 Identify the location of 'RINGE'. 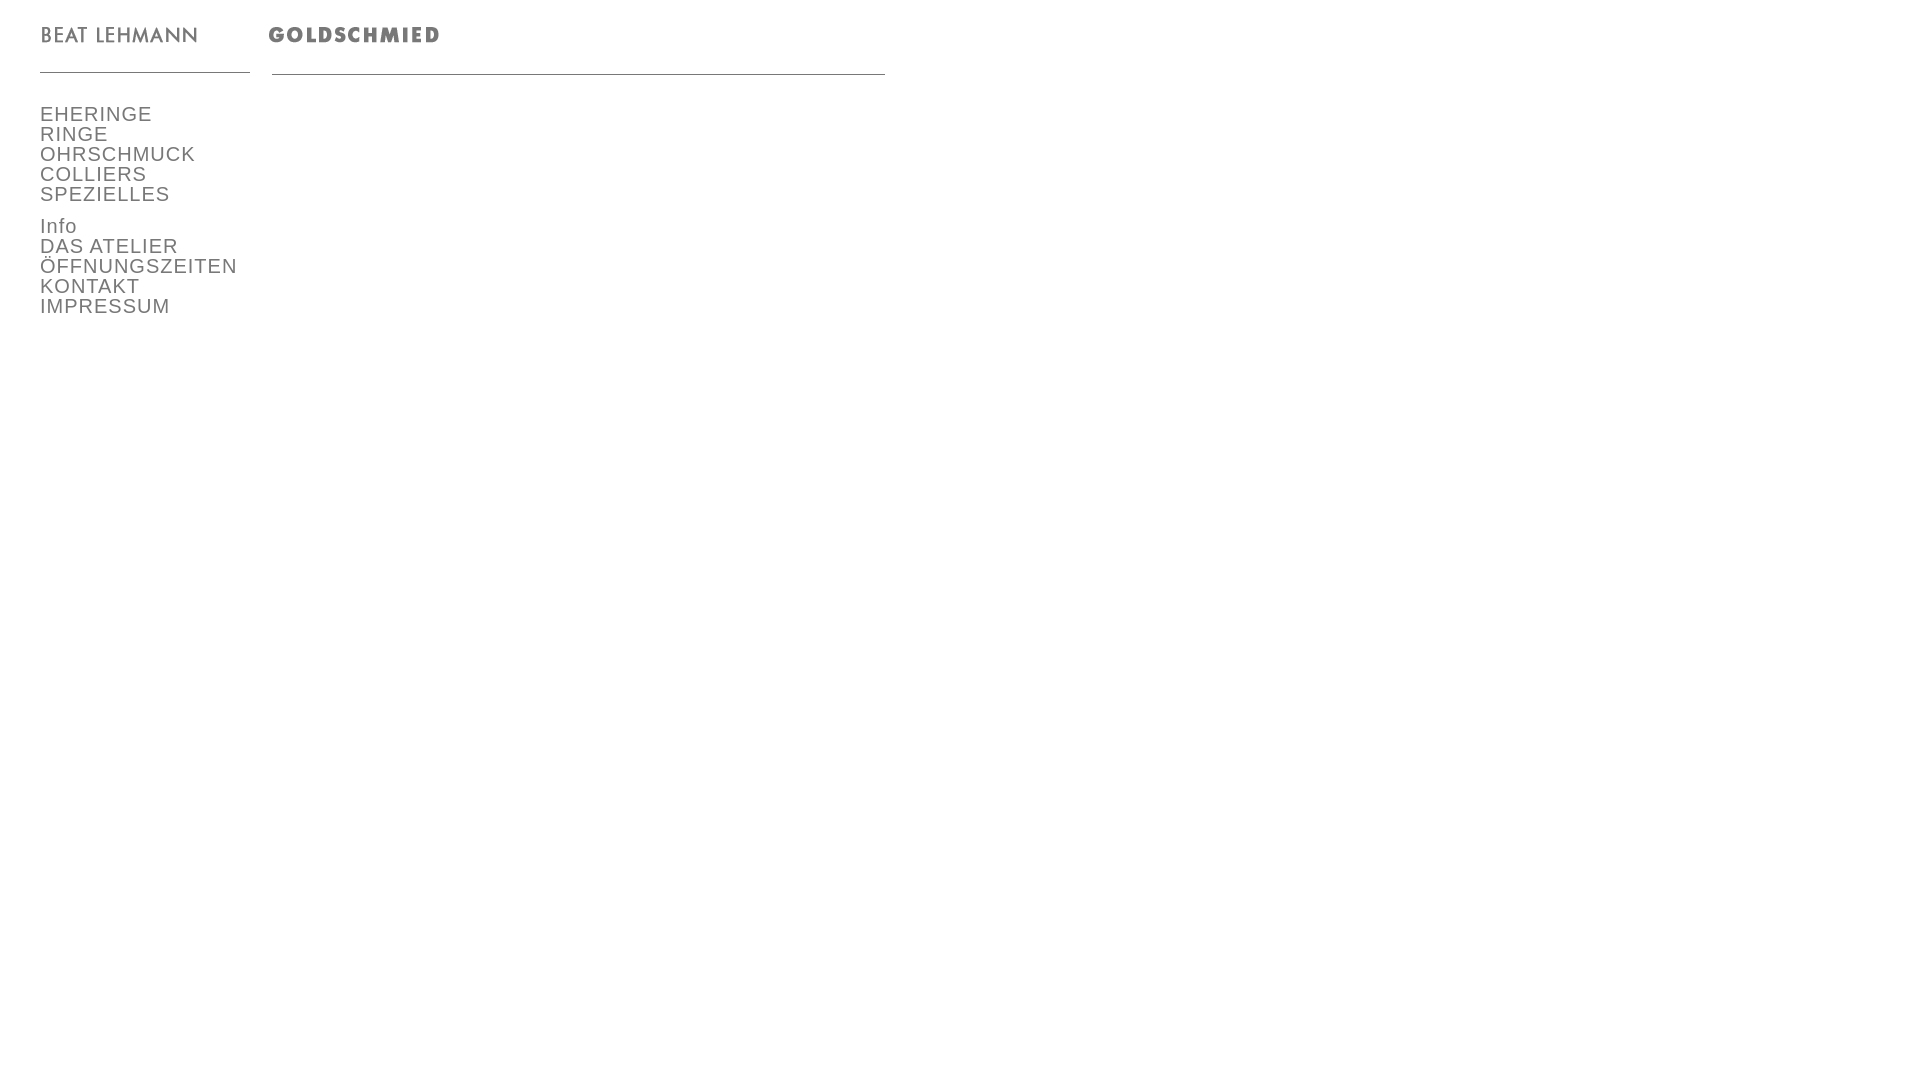
(73, 134).